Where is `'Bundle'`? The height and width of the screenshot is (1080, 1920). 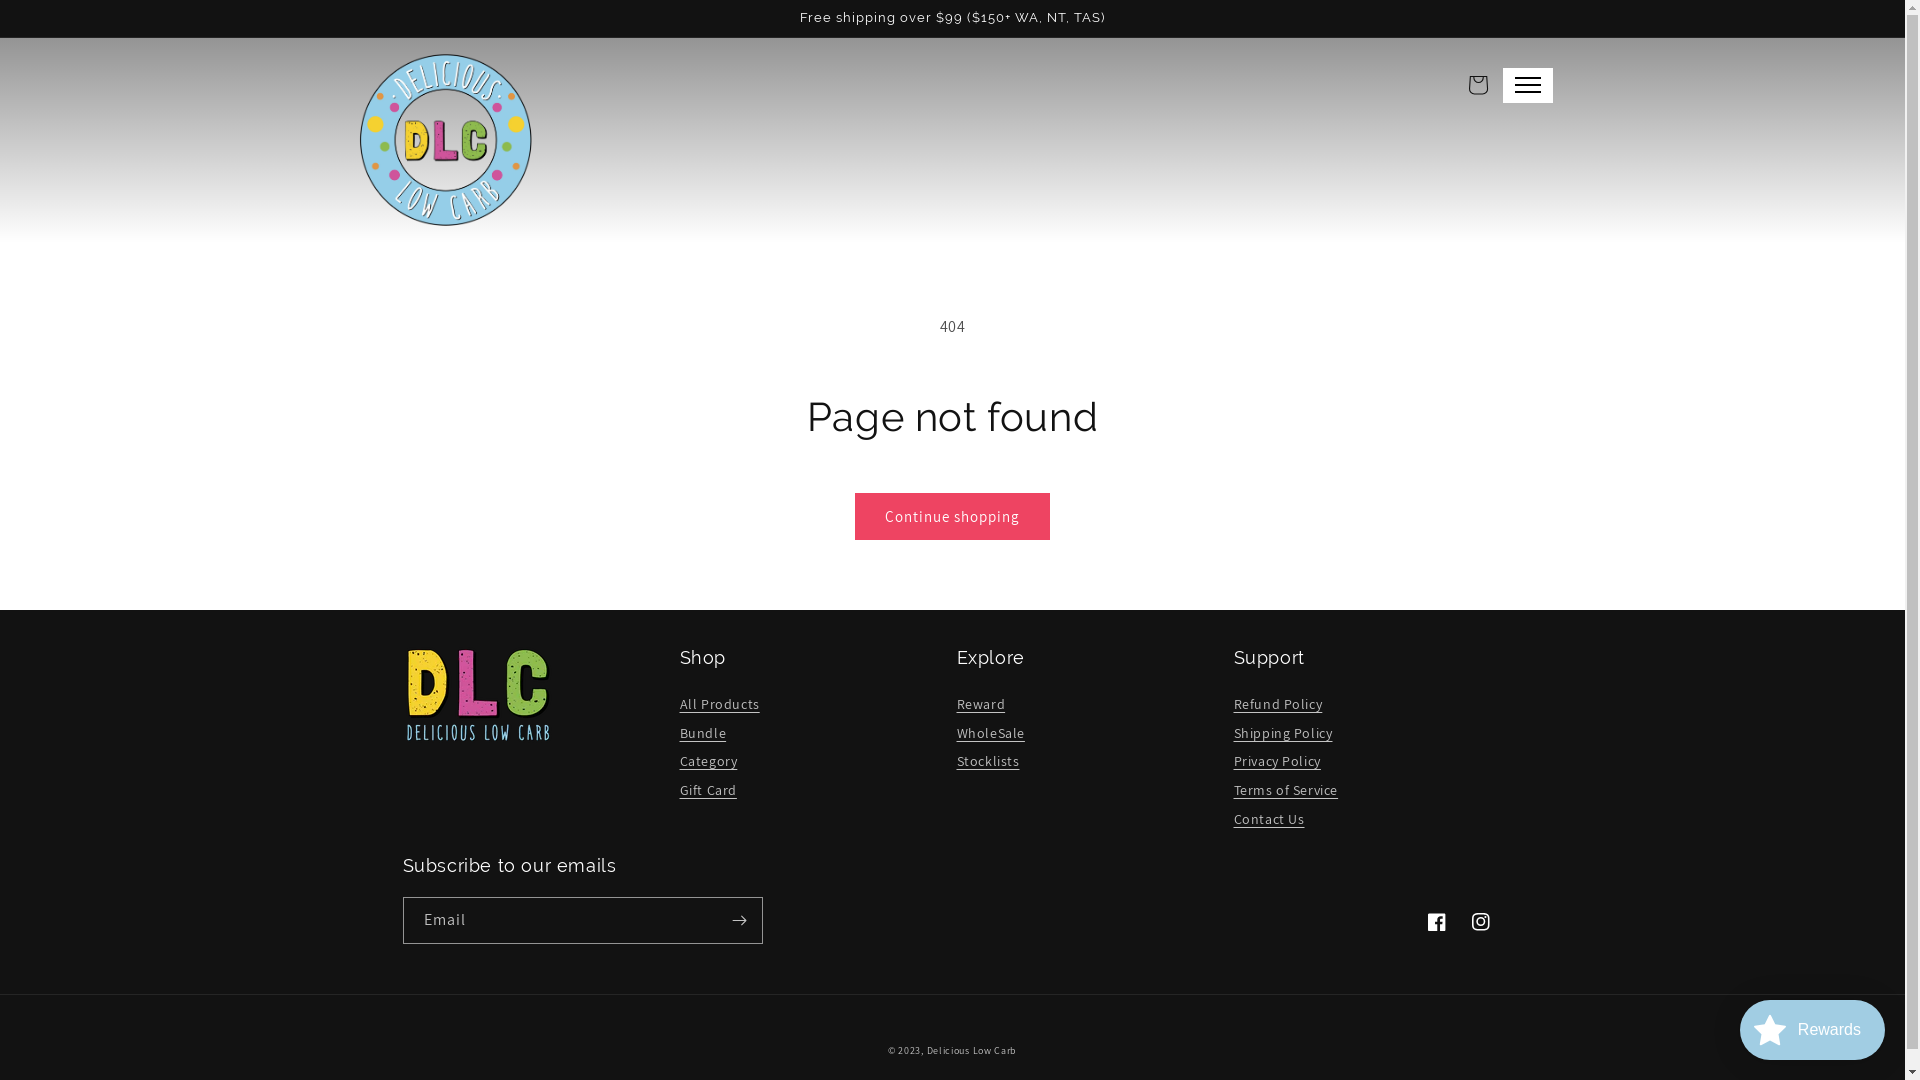 'Bundle' is located at coordinates (703, 733).